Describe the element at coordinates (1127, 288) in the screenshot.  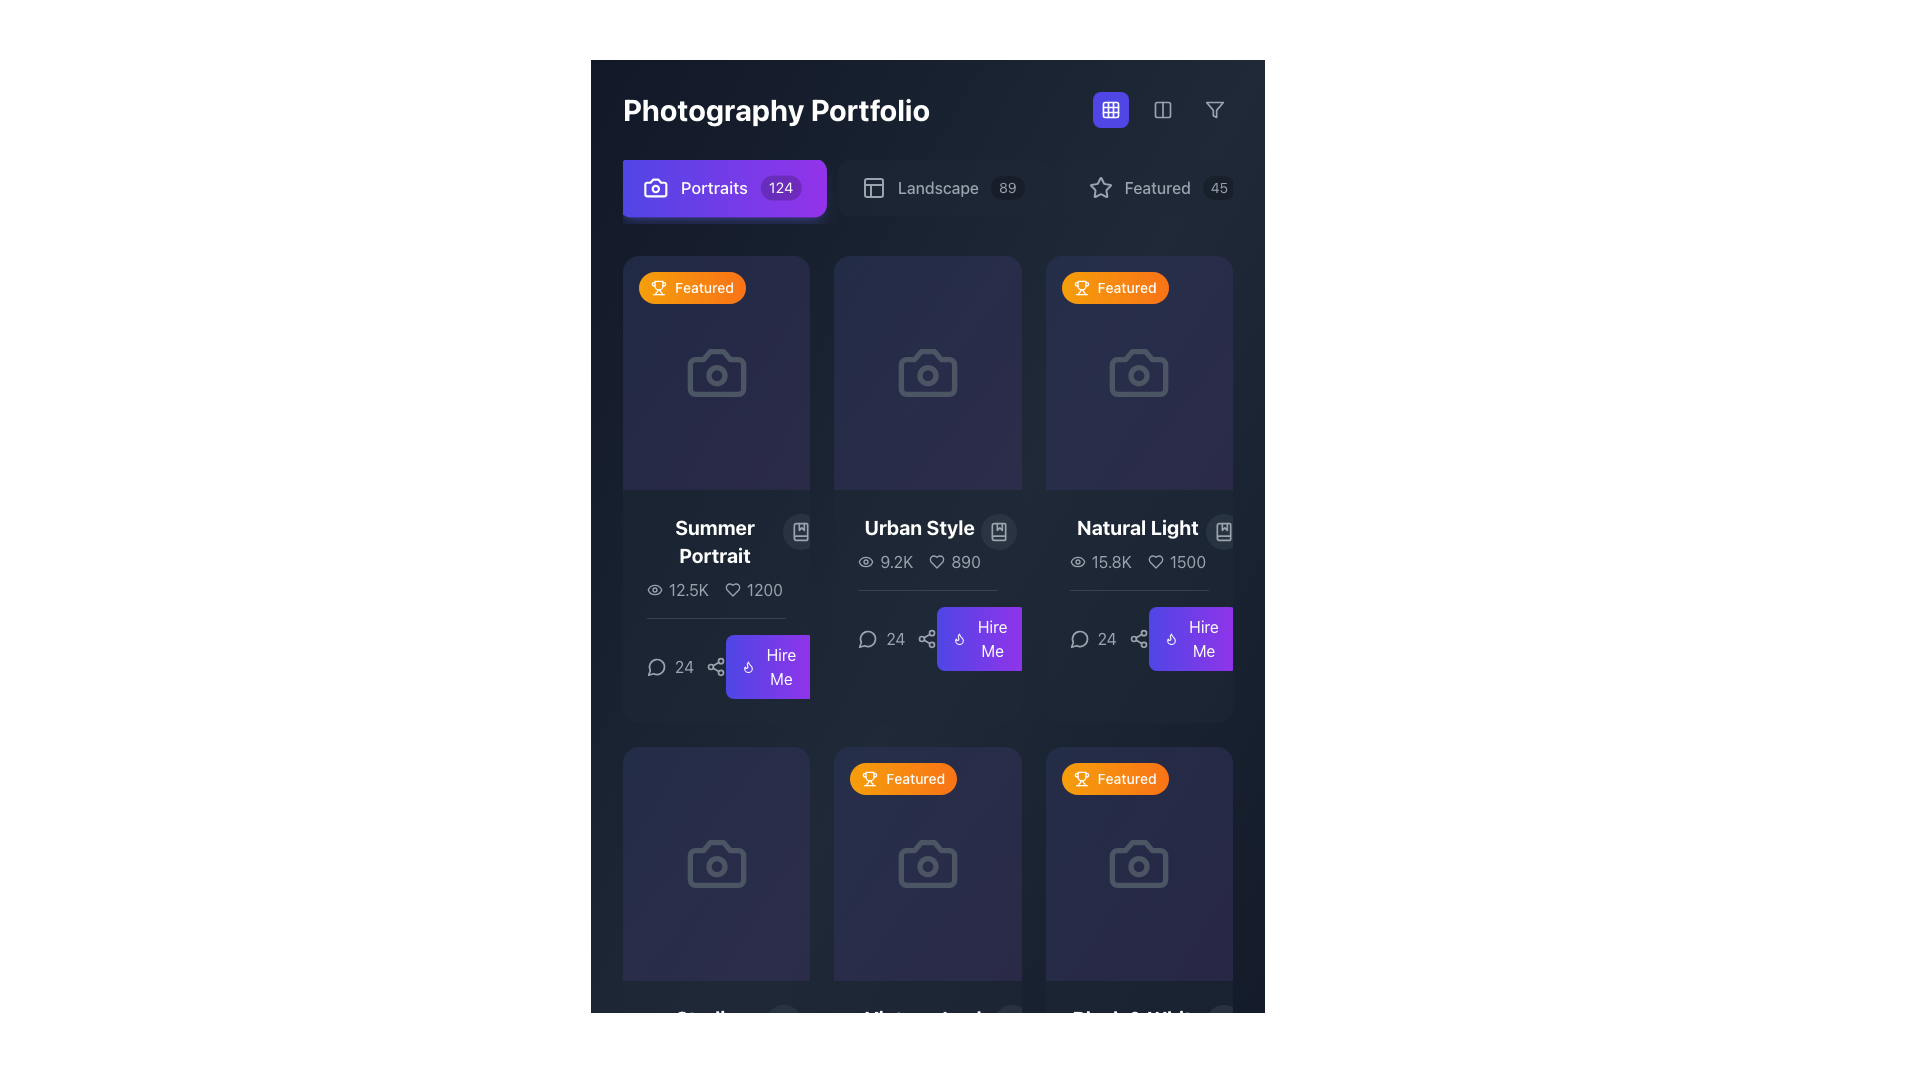
I see `the 'Featured' text label, which is styled in small white font against a gradient amber to orange background, located within a badge in the top-left corner of a card layout` at that location.